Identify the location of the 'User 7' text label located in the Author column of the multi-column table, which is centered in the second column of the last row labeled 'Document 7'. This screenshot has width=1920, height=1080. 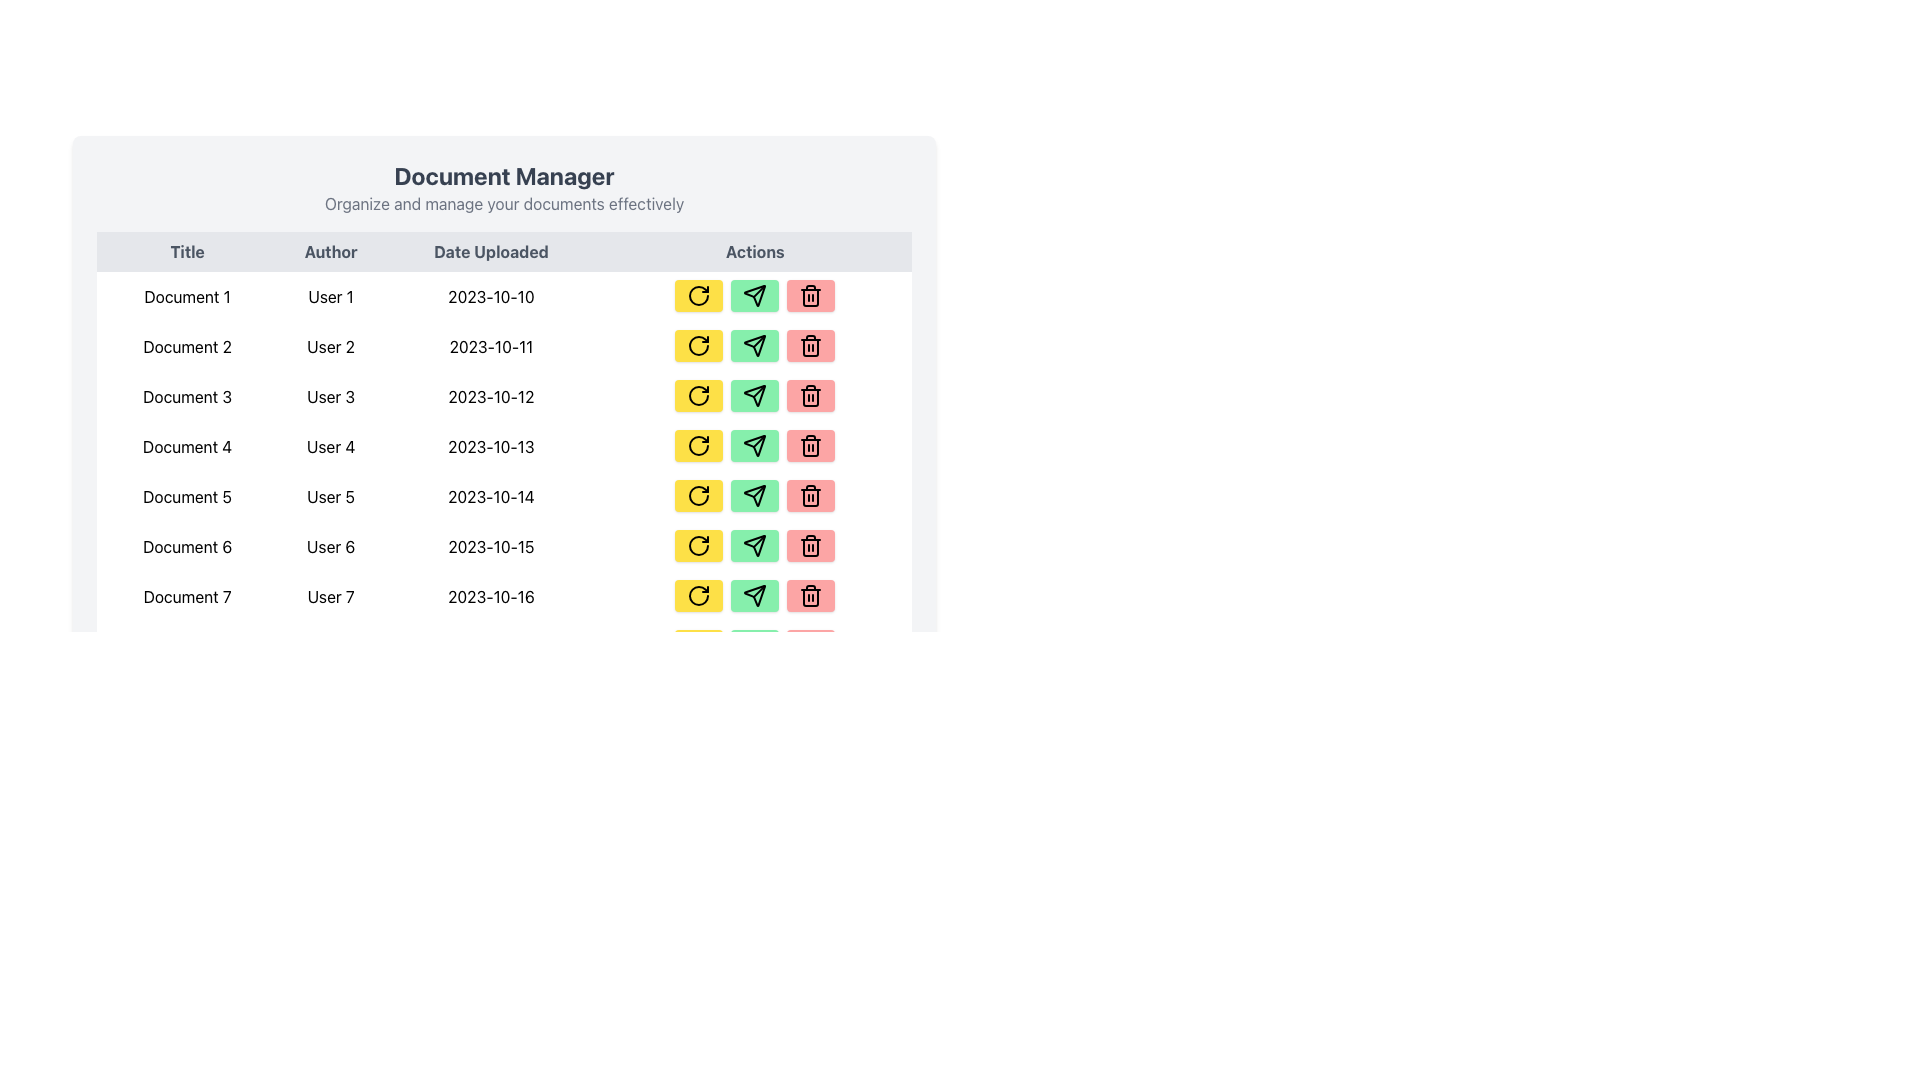
(331, 596).